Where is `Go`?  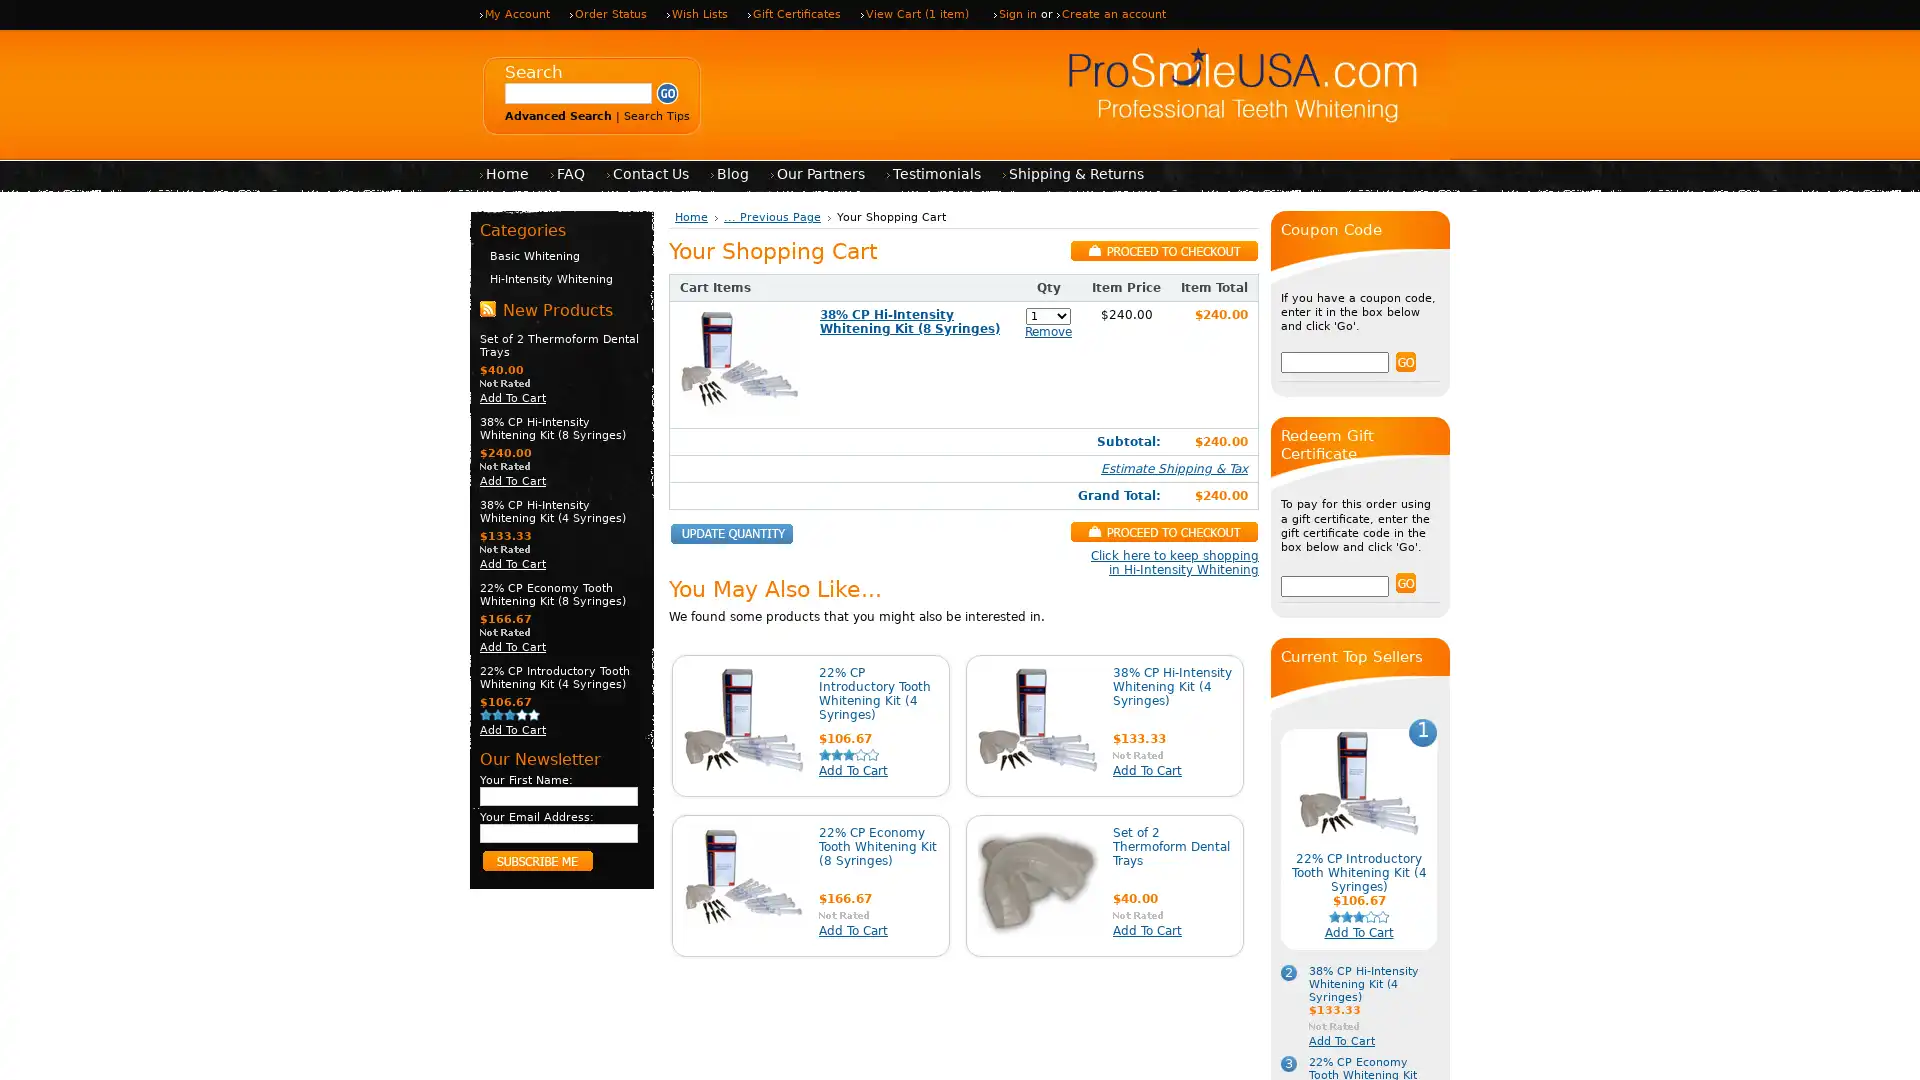 Go is located at coordinates (1405, 582).